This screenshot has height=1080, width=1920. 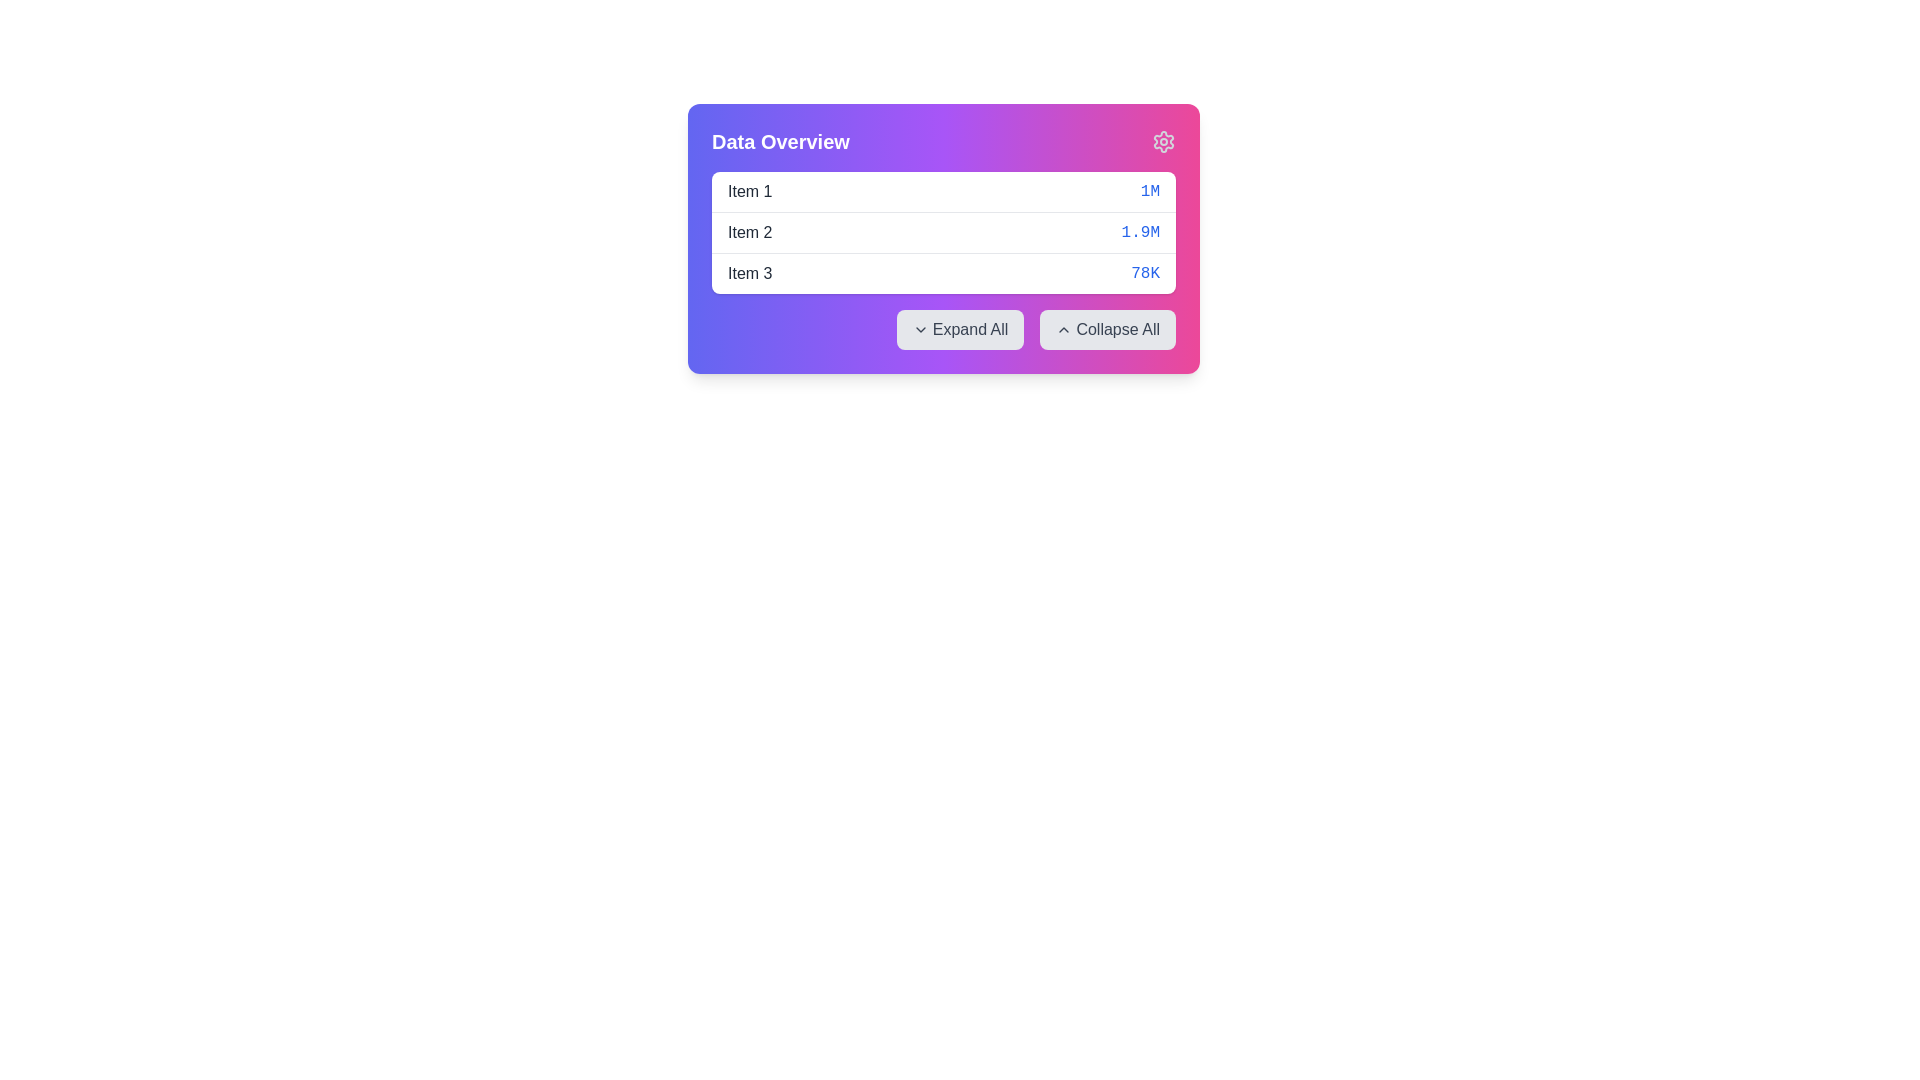 What do you see at coordinates (1107, 329) in the screenshot?
I see `the 'Collapse All' button, which has a light gray background, rounded edges, and dark gray text with an upward chevron icon on its left side, located to the right of the 'Expand All' button` at bounding box center [1107, 329].